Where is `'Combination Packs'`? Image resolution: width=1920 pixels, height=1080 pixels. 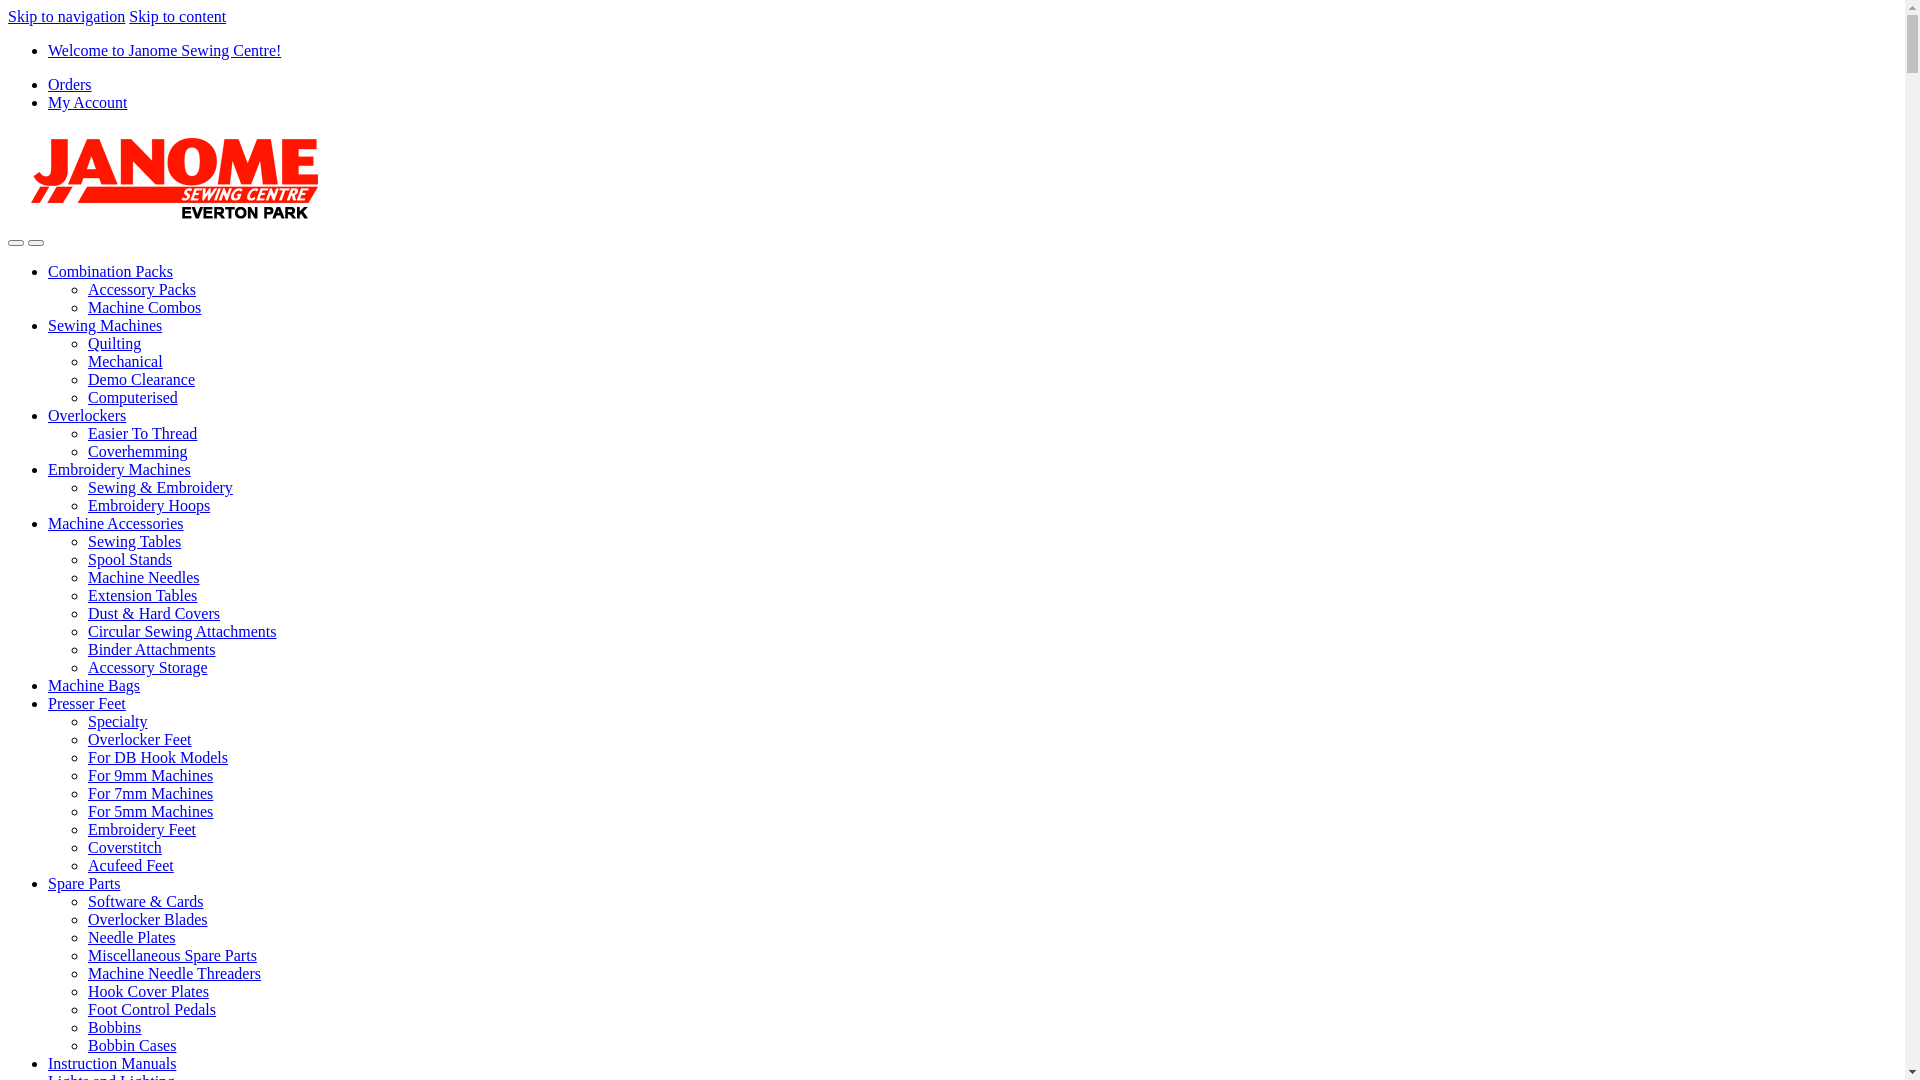 'Combination Packs' is located at coordinates (48, 271).